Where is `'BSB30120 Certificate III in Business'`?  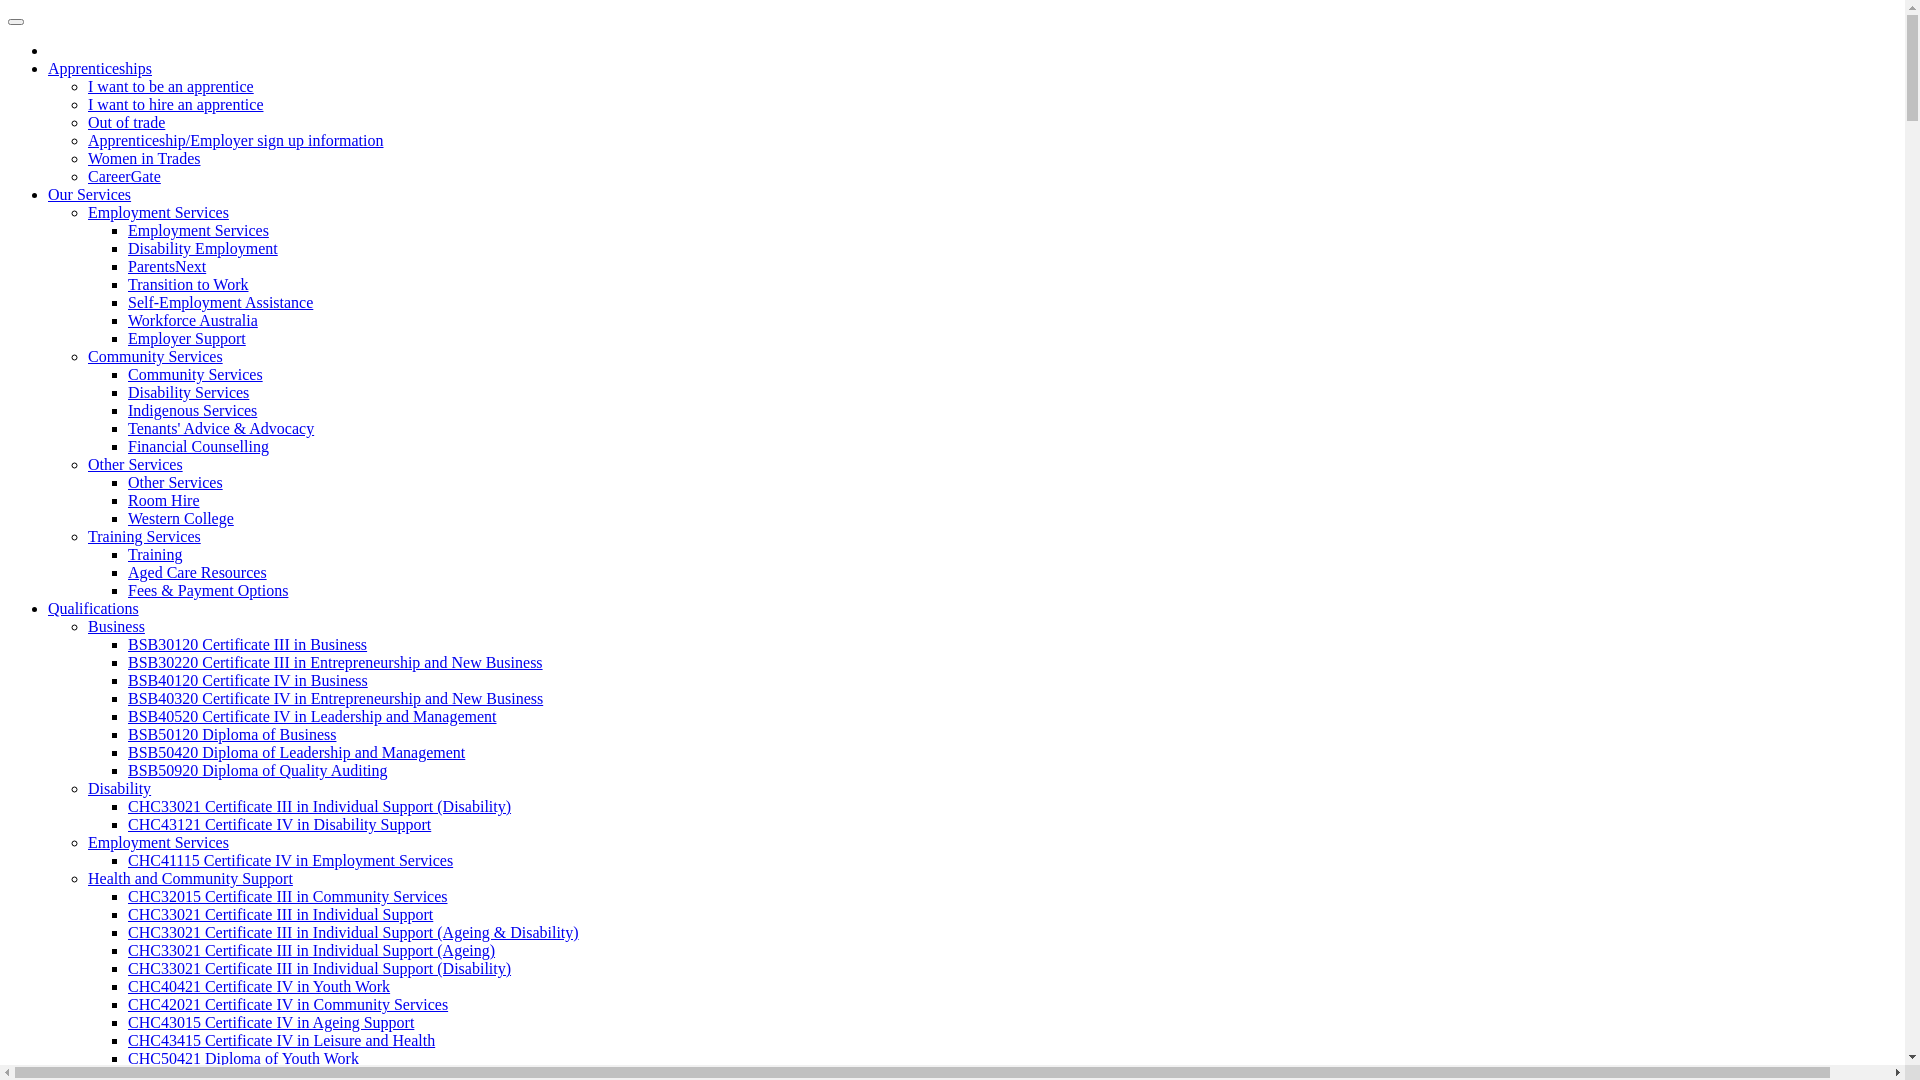 'BSB30120 Certificate III in Business' is located at coordinates (246, 644).